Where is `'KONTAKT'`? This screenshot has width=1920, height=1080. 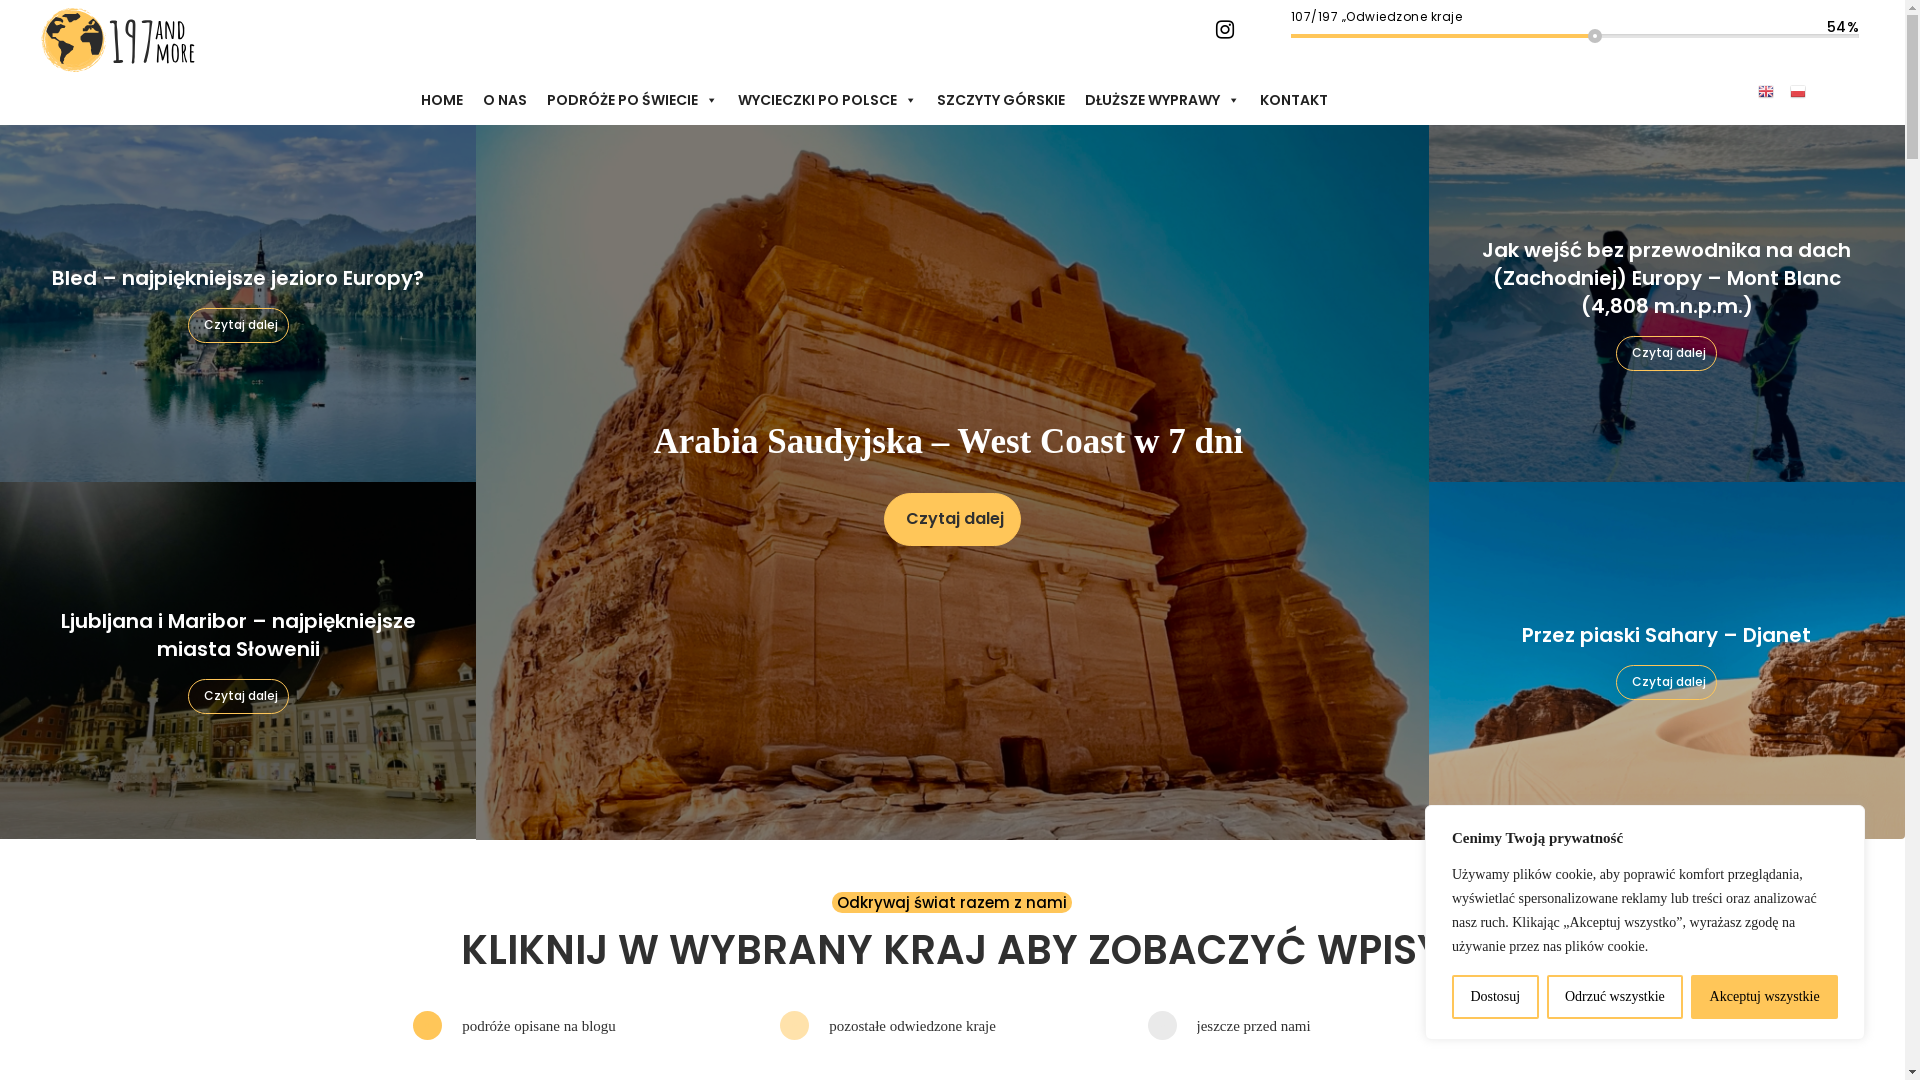 'KONTAKT' is located at coordinates (1294, 100).